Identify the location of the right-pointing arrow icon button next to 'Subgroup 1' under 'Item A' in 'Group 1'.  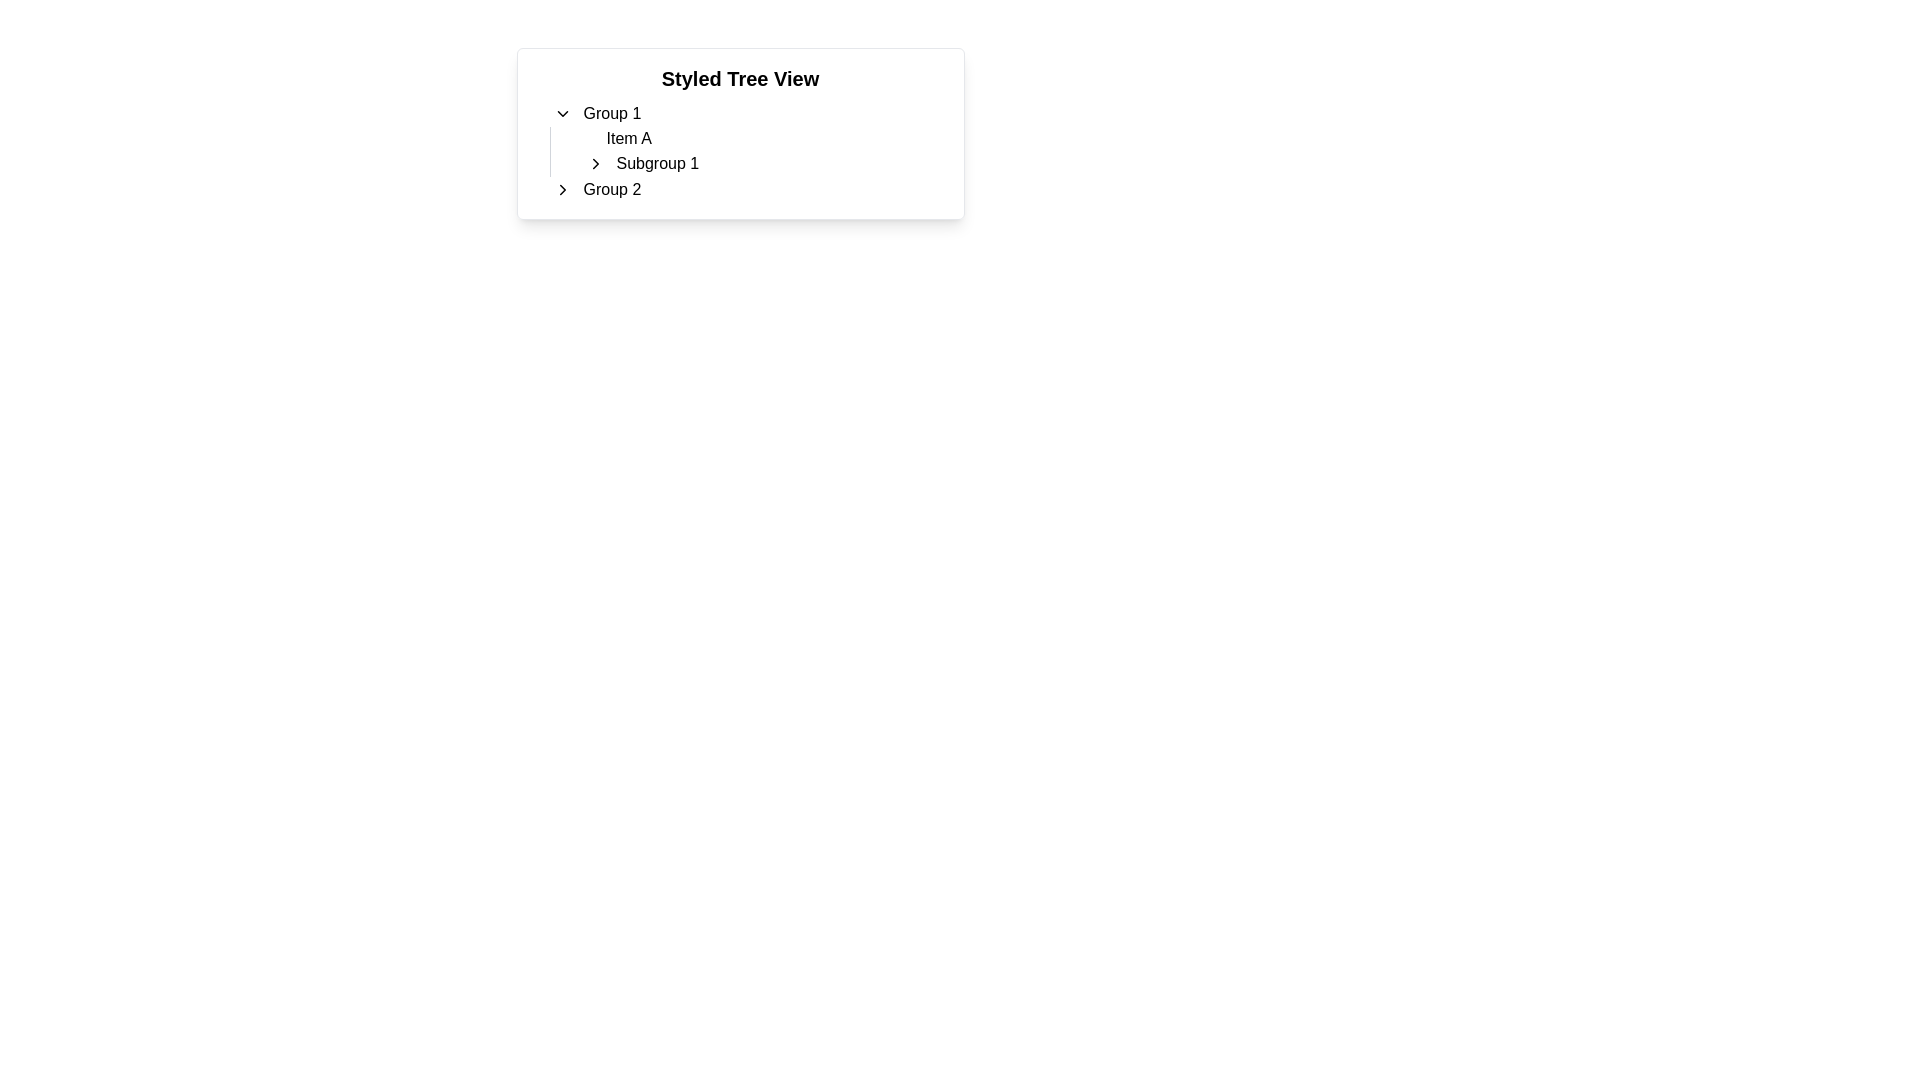
(594, 163).